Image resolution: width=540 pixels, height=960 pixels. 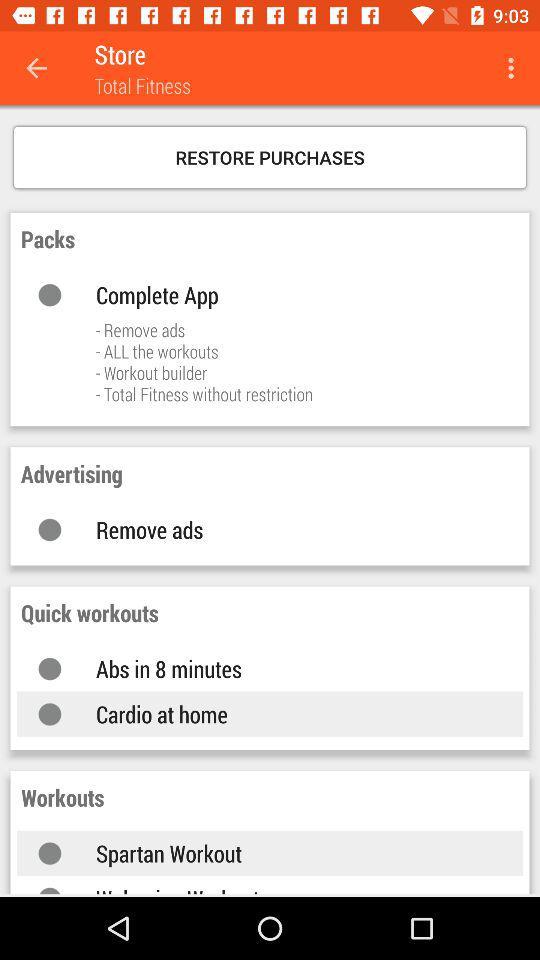 I want to click on the item above the packs, so click(x=270, y=156).